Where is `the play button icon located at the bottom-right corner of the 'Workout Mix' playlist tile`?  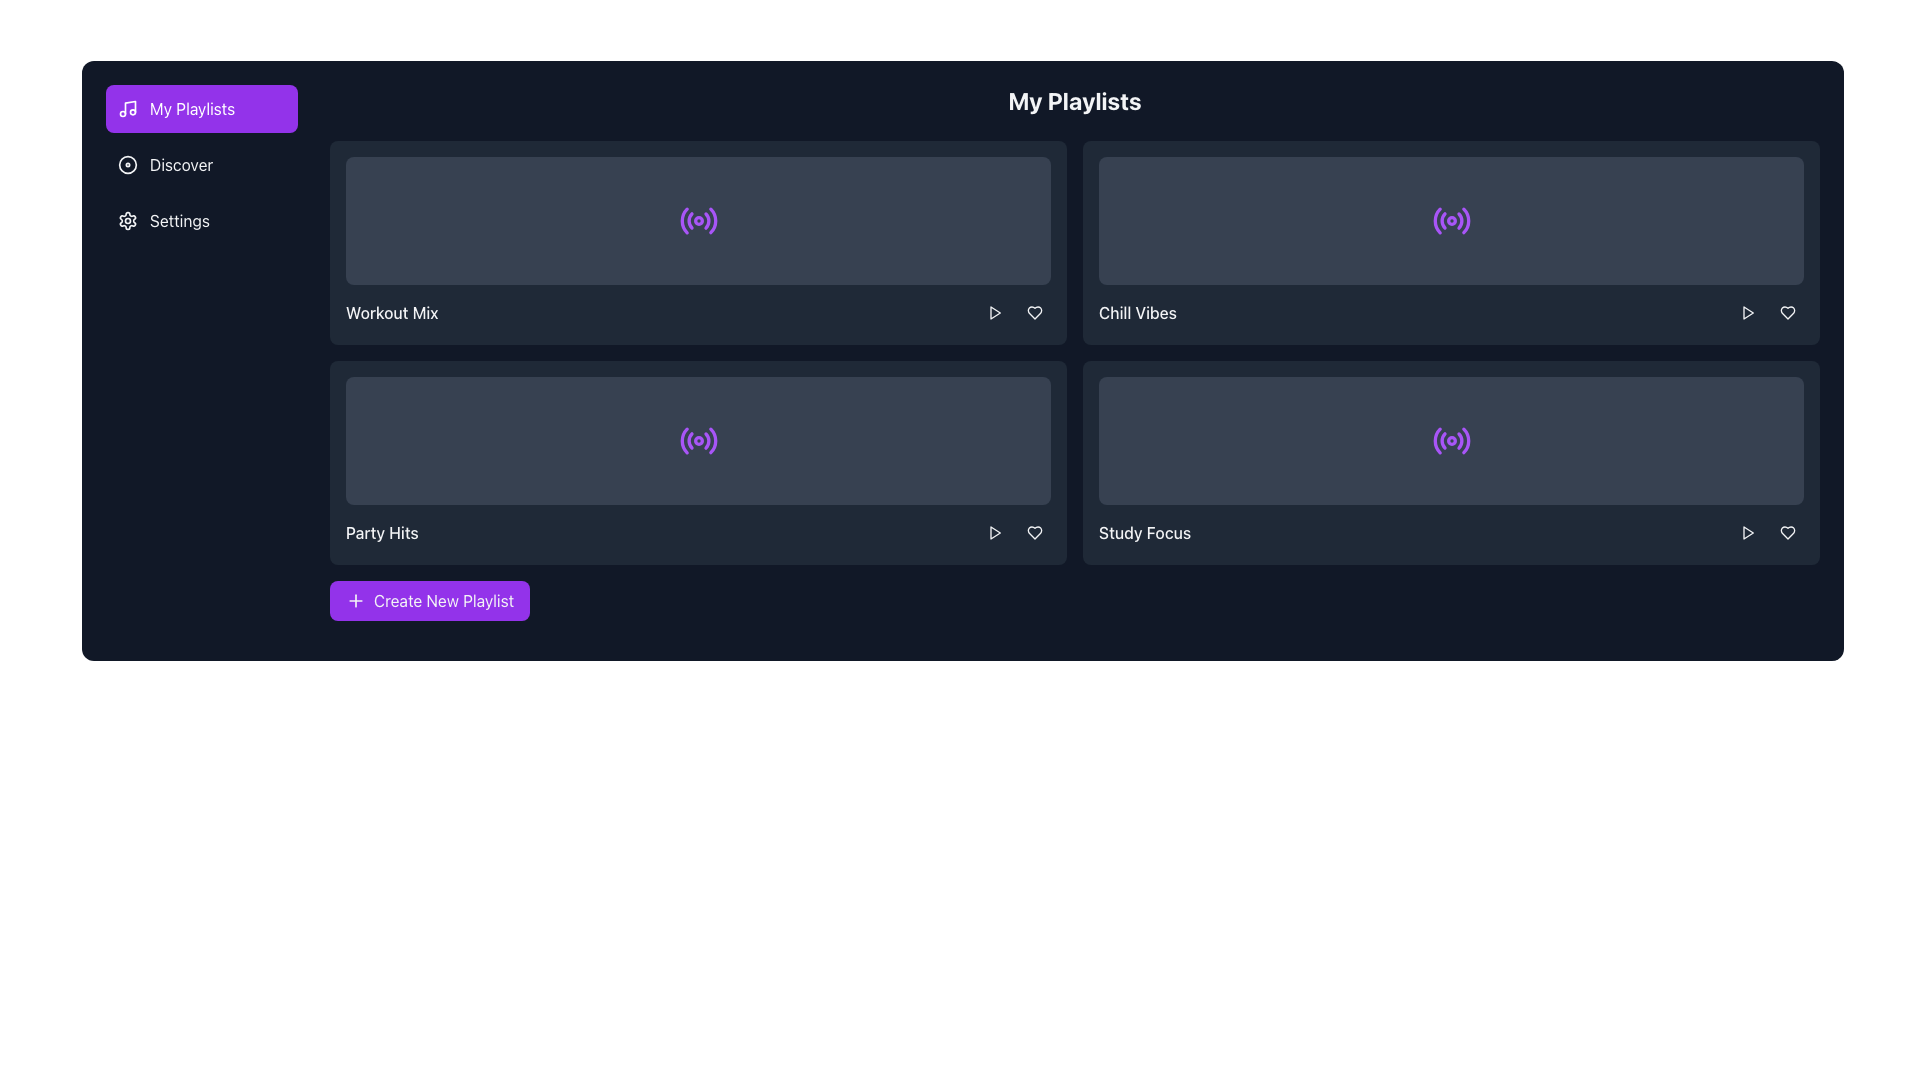
the play button icon located at the bottom-right corner of the 'Workout Mix' playlist tile is located at coordinates (995, 312).